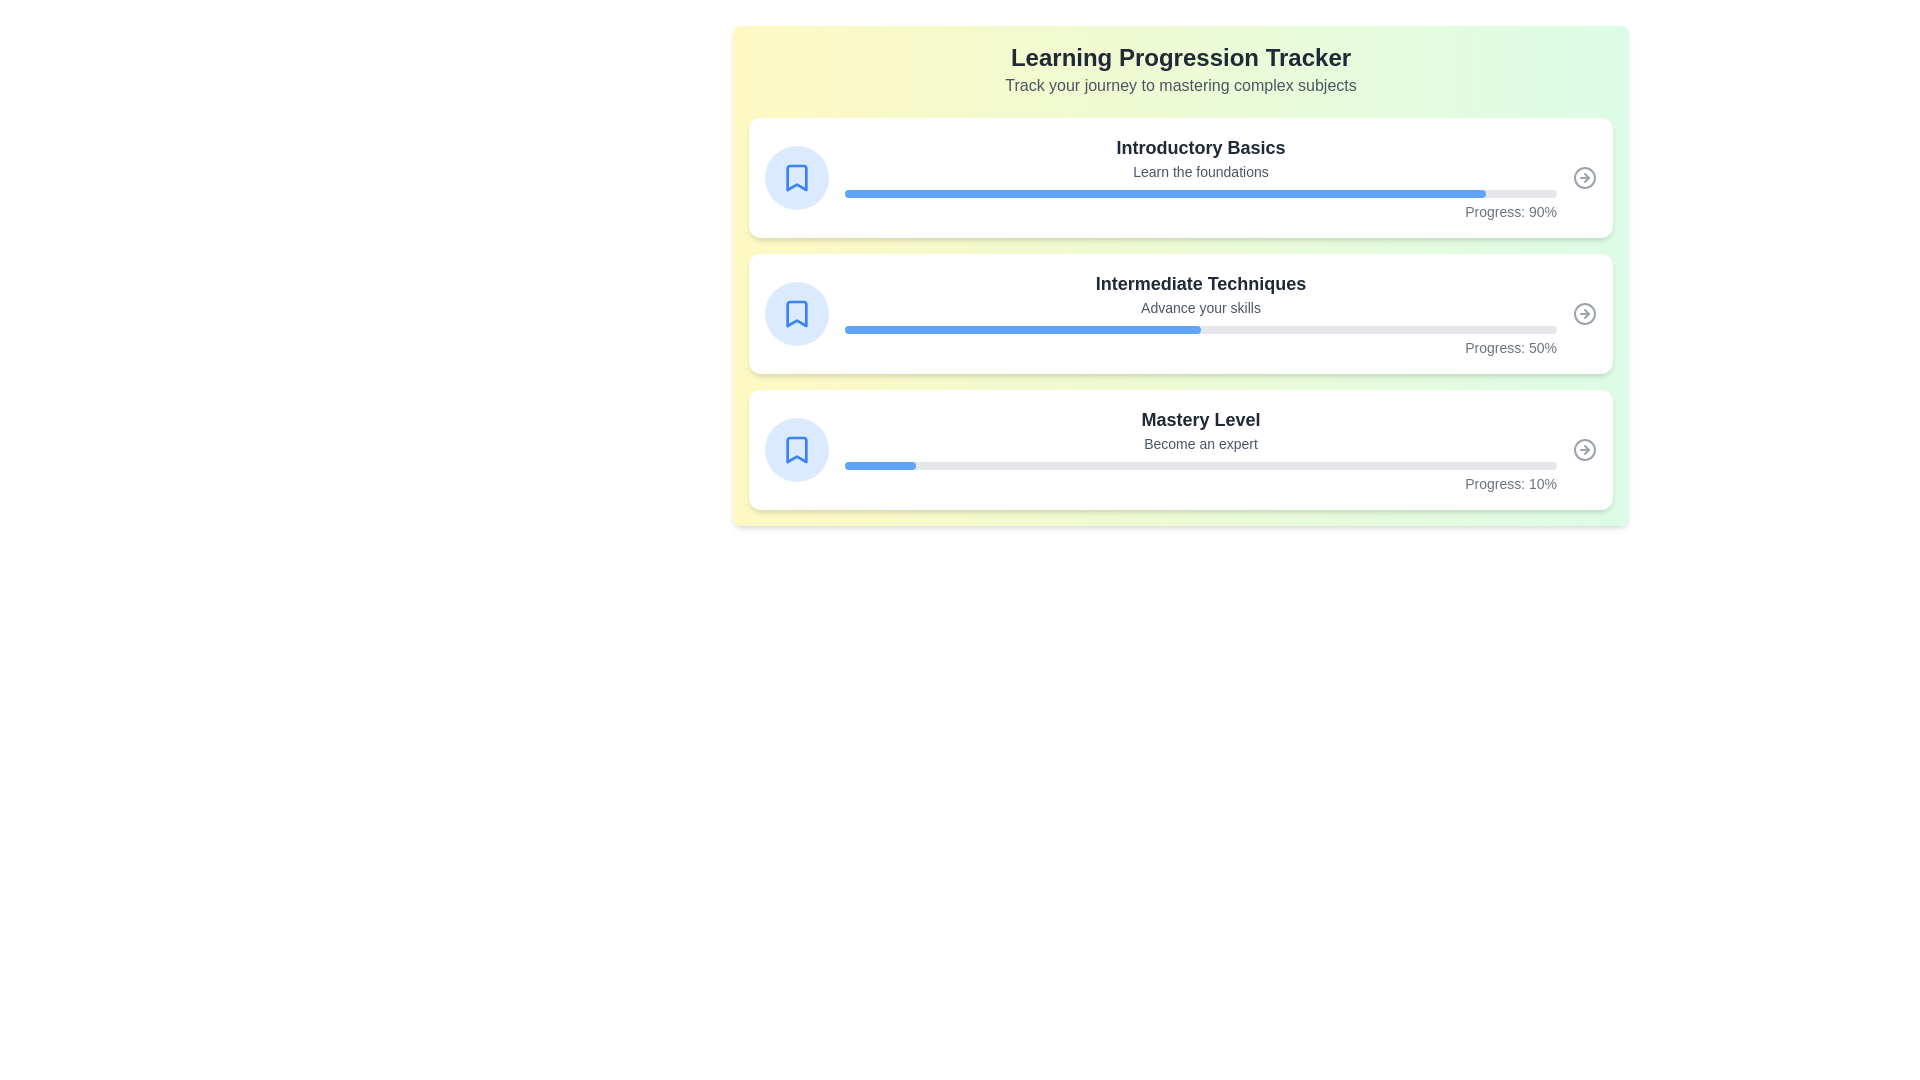 Image resolution: width=1920 pixels, height=1080 pixels. What do you see at coordinates (1180, 84) in the screenshot?
I see `the descriptive subtitle text label located below the 'Learning Progression Tracker' title, which provides context about the section` at bounding box center [1180, 84].